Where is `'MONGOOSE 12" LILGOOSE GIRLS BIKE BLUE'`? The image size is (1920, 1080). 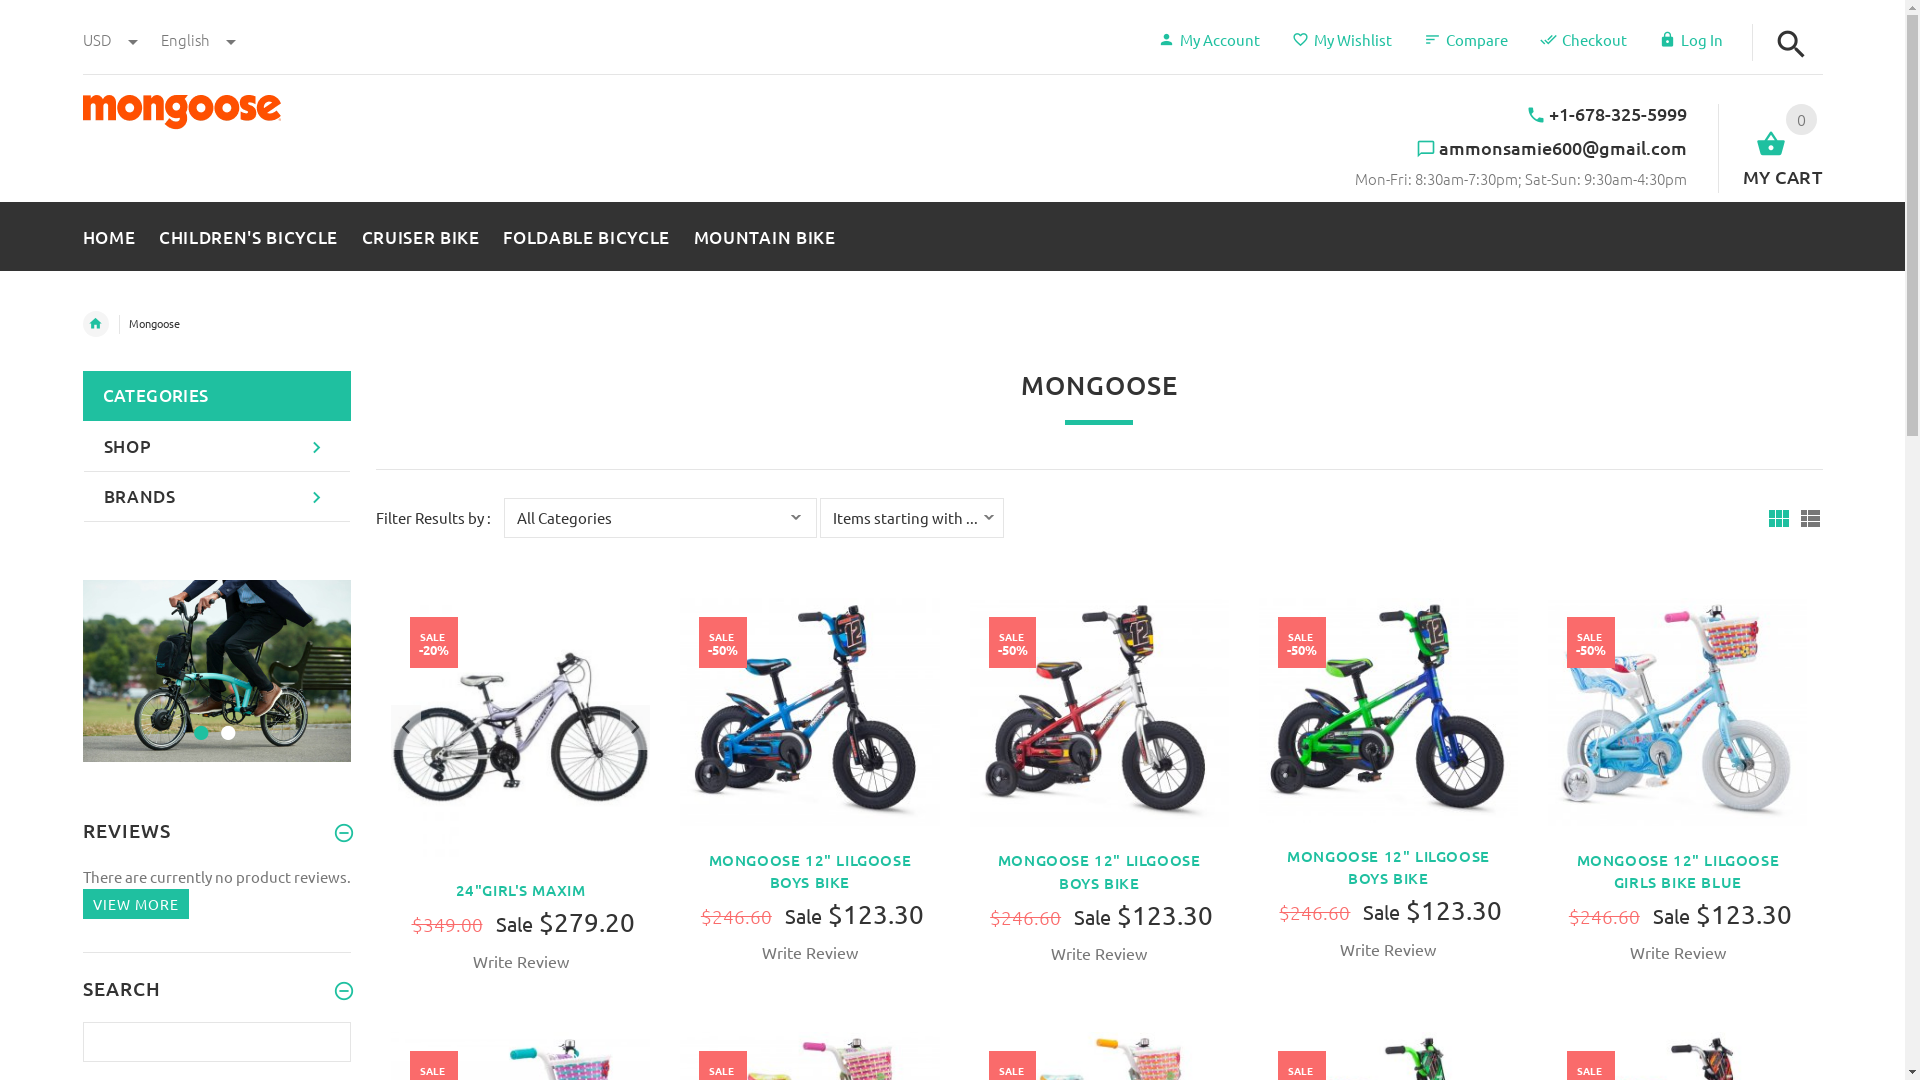
'MONGOOSE 12" LILGOOSE GIRLS BIKE BLUE' is located at coordinates (1678, 870).